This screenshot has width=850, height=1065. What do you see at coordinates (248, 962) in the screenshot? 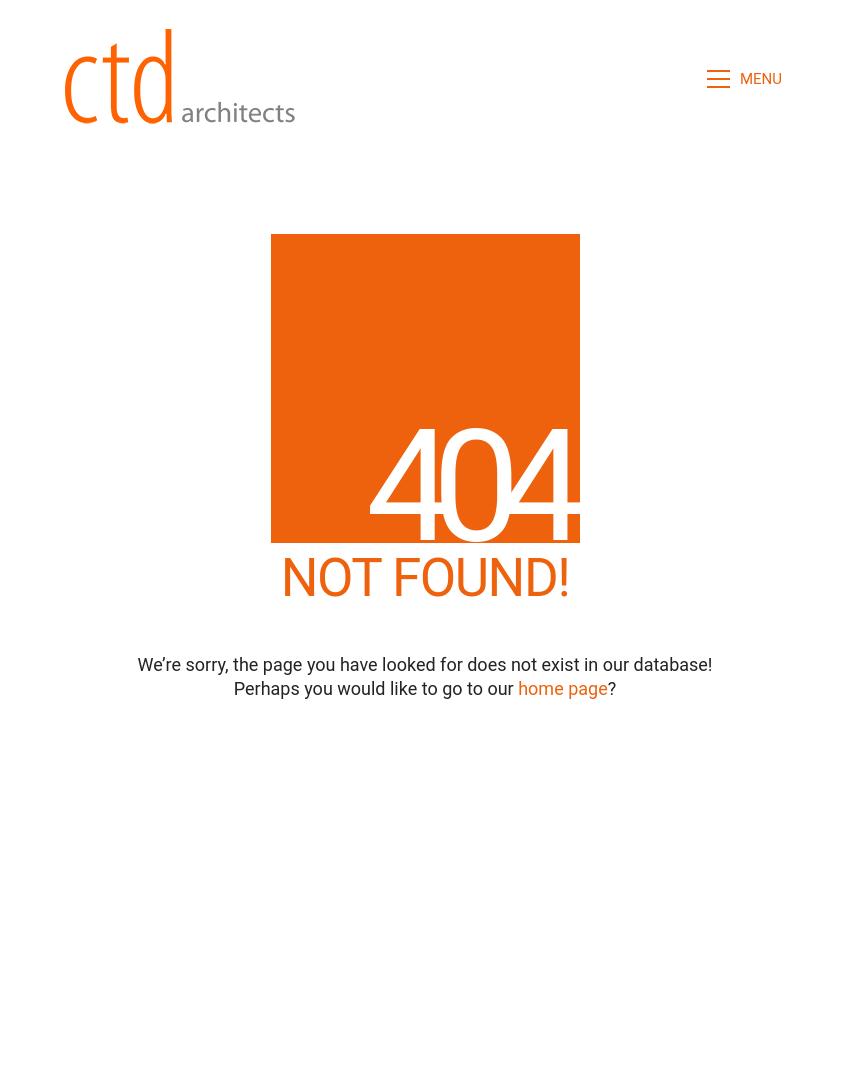
I see `'About'` at bounding box center [248, 962].